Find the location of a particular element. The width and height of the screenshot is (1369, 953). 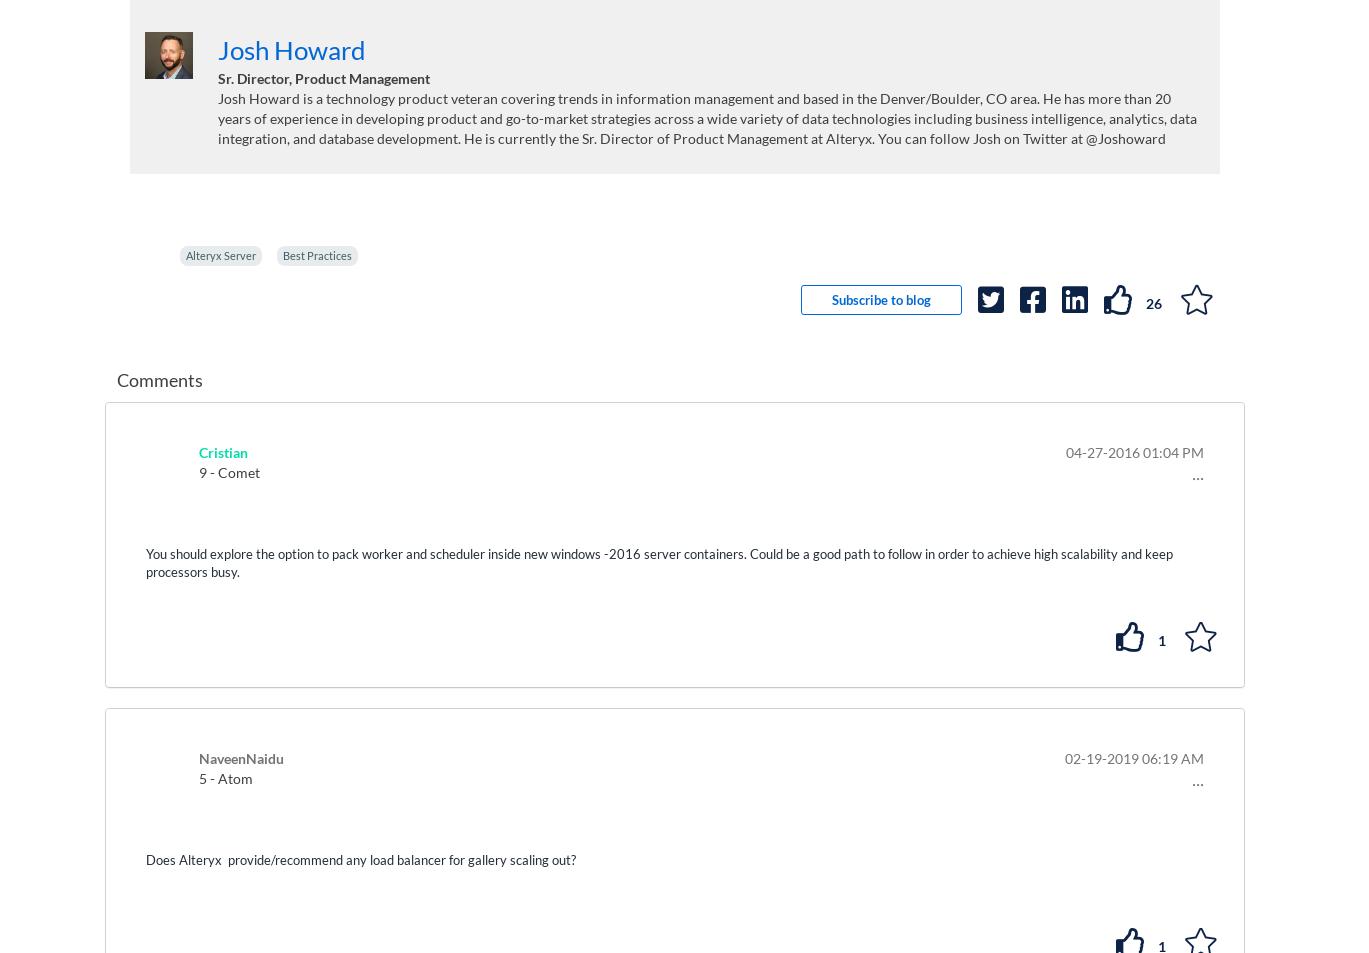

'‎04-27-2016' is located at coordinates (1066, 450).